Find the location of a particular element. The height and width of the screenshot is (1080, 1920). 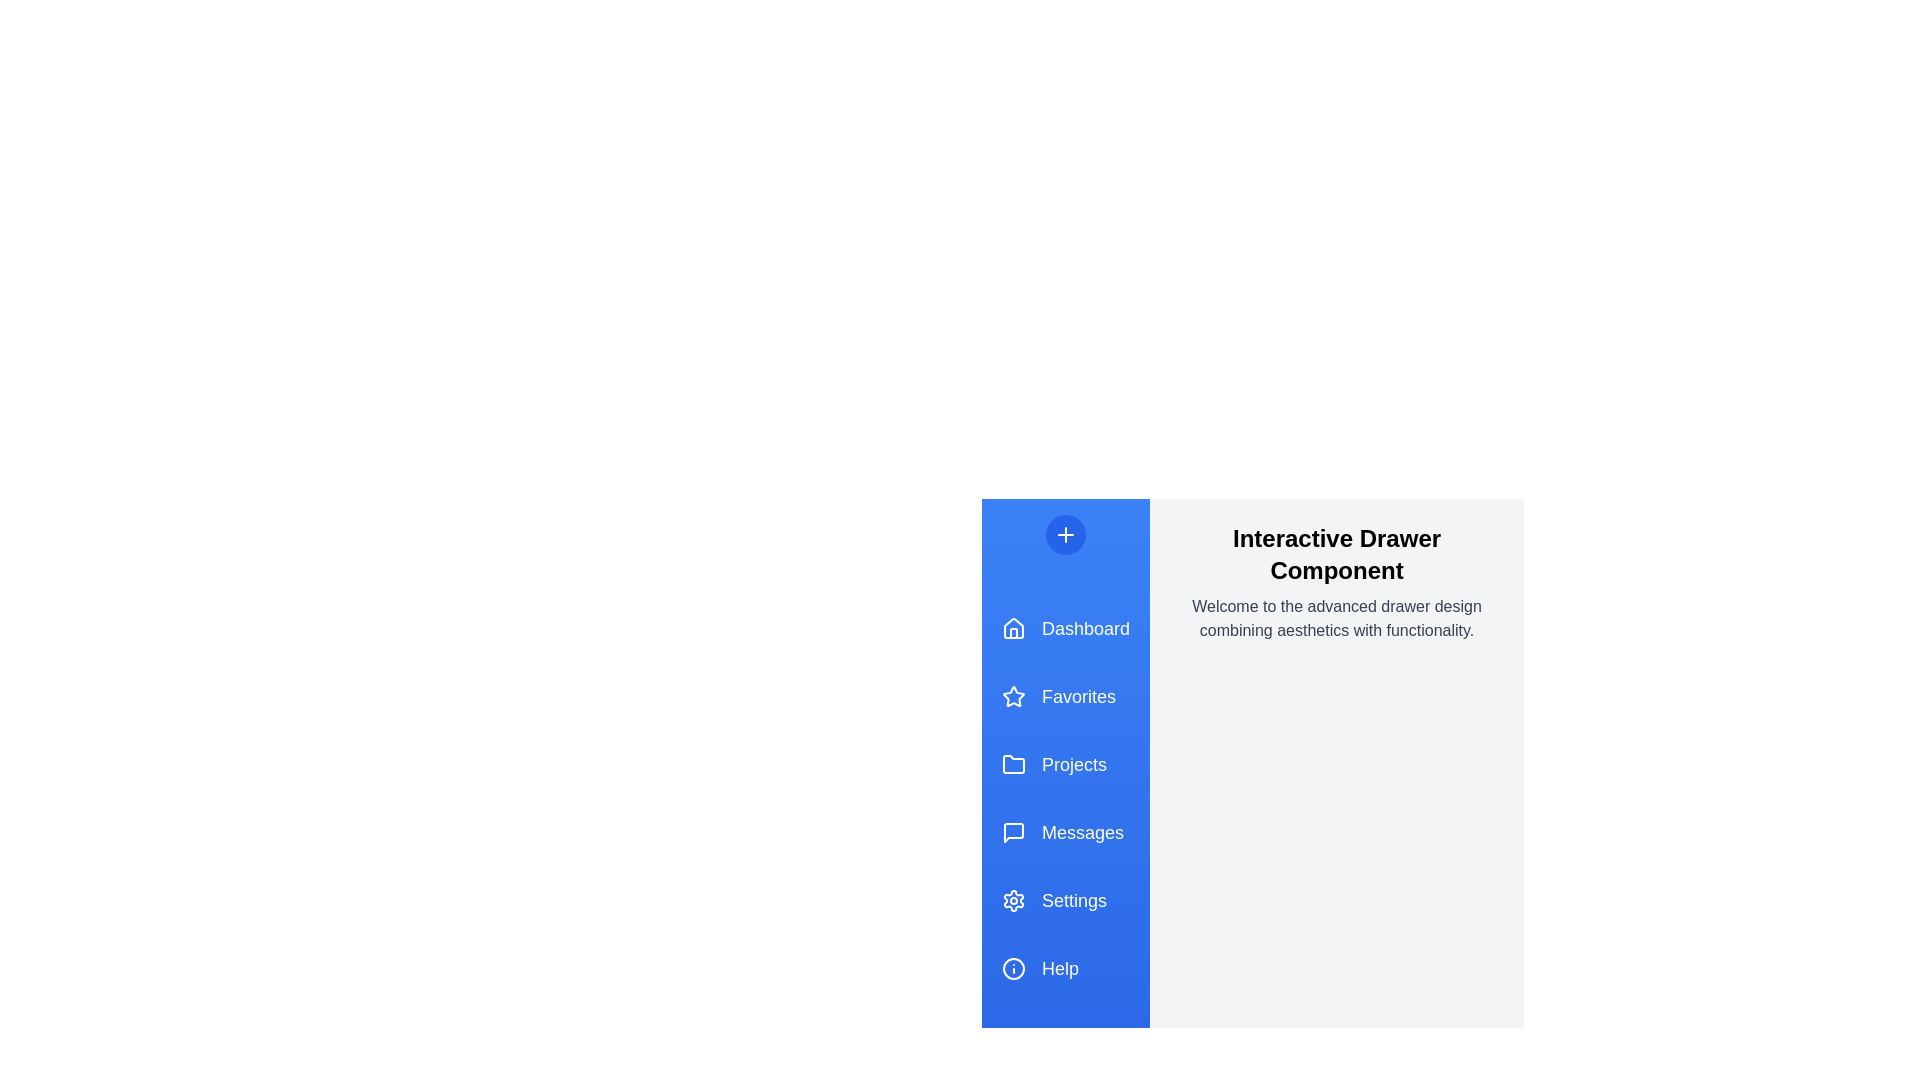

the menu item Messages is located at coordinates (1064, 833).